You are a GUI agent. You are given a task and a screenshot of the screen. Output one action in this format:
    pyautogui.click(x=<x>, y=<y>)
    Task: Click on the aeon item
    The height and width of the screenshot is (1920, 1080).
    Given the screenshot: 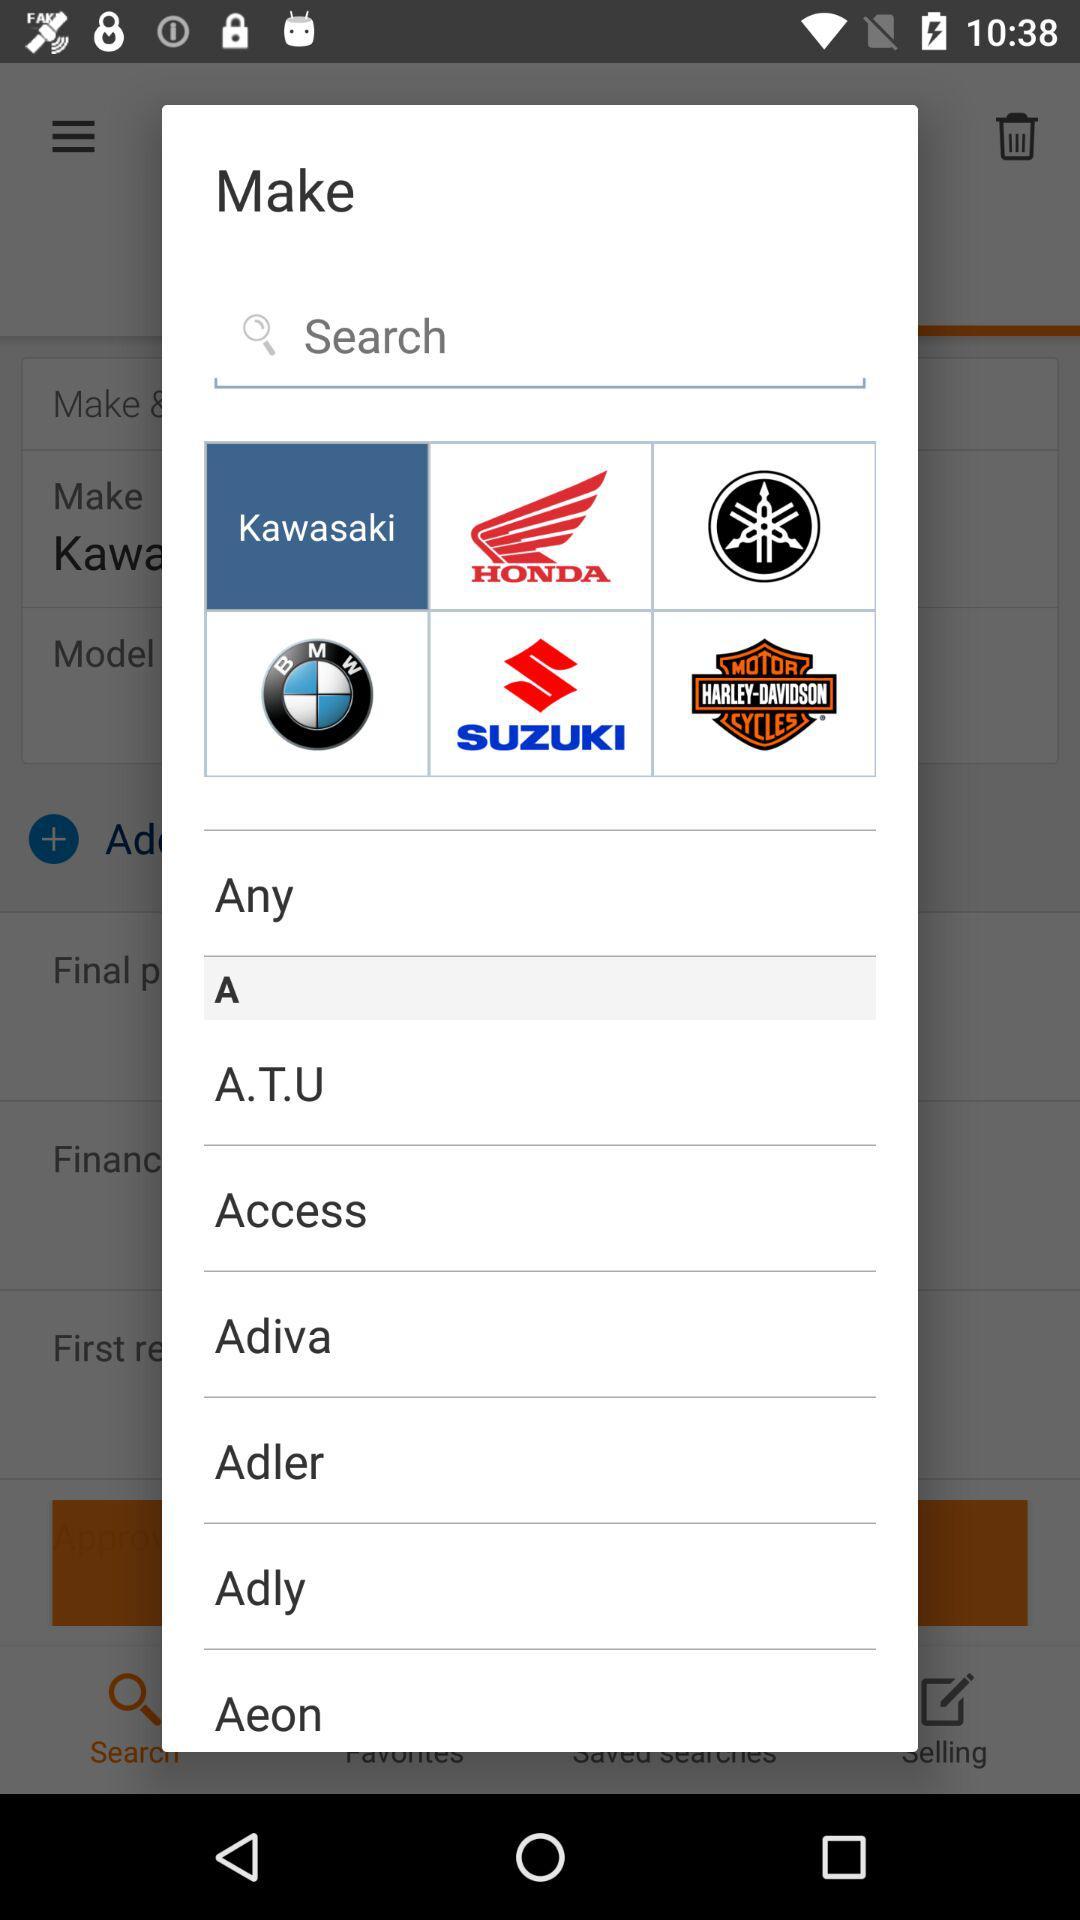 What is the action you would take?
    pyautogui.click(x=540, y=1699)
    